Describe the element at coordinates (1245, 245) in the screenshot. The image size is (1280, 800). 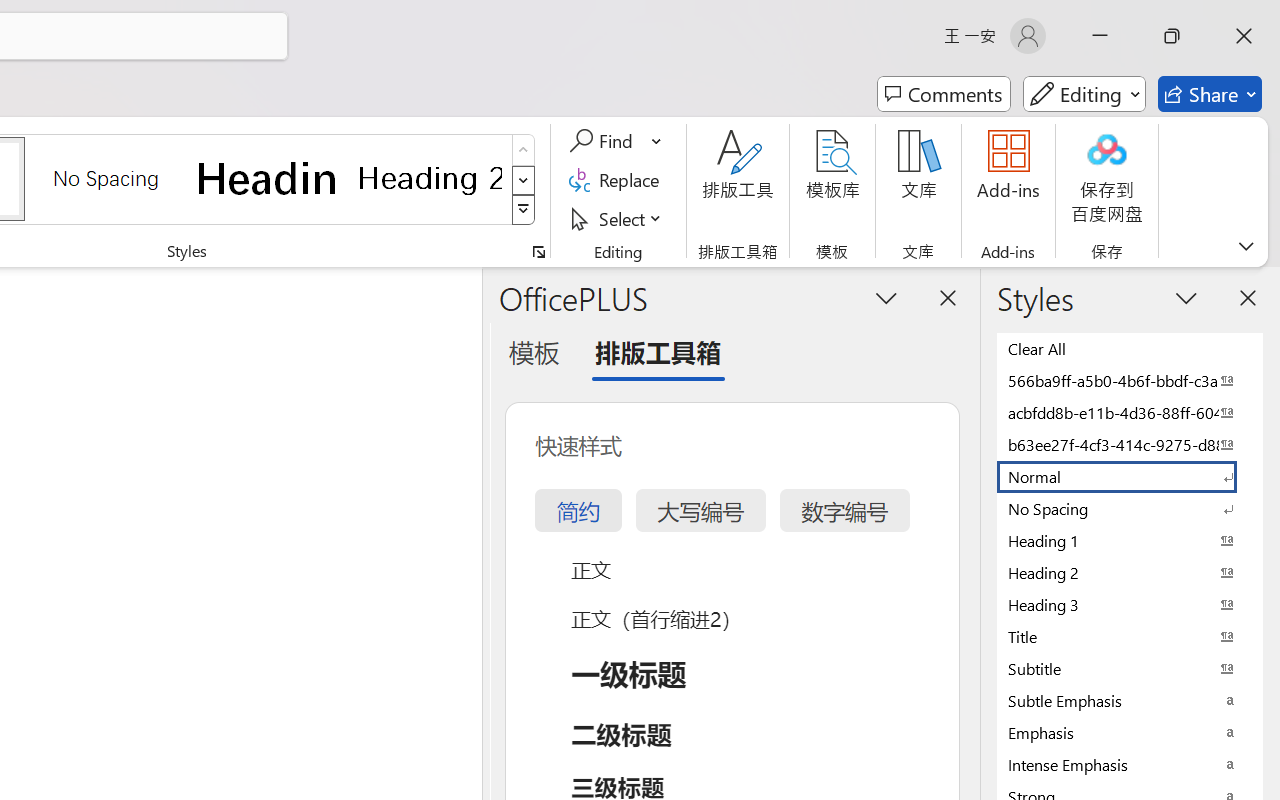
I see `'Ribbon Display Options'` at that location.